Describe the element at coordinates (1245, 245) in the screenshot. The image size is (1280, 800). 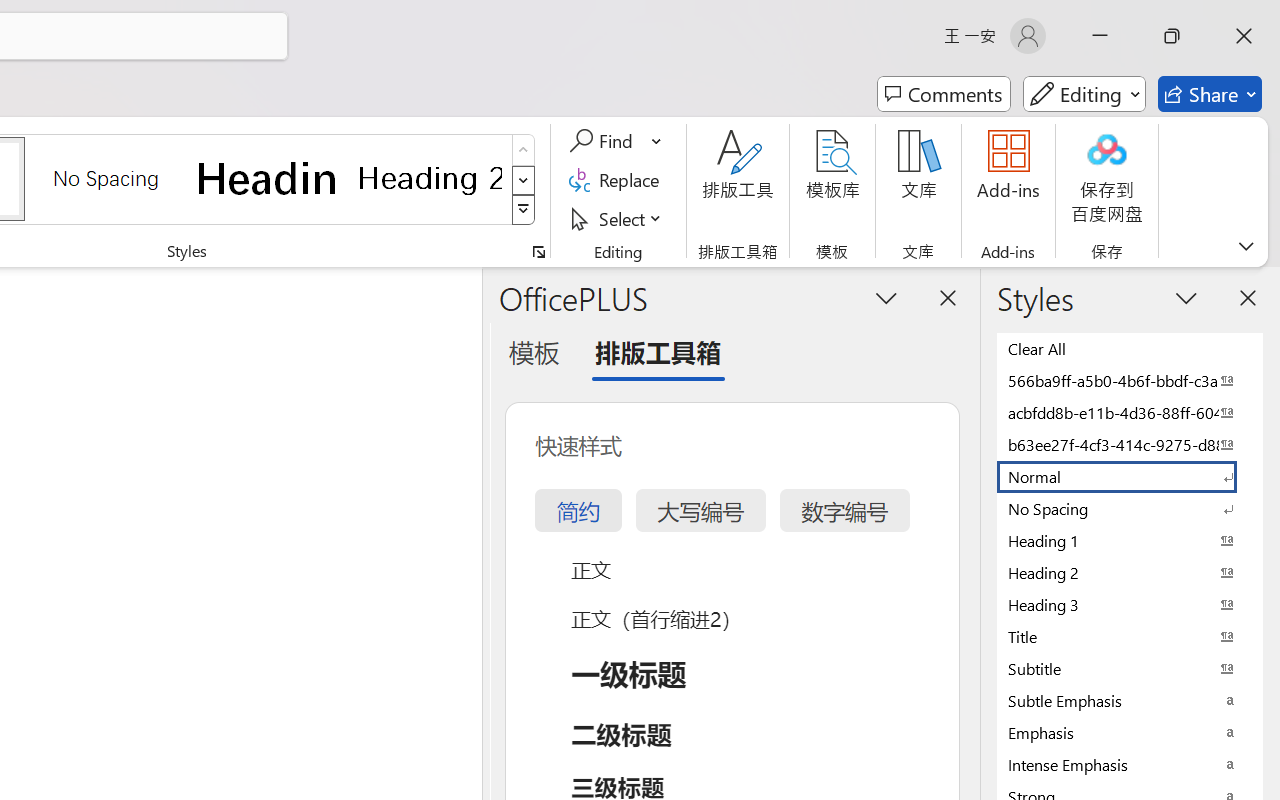
I see `'Ribbon Display Options'` at that location.